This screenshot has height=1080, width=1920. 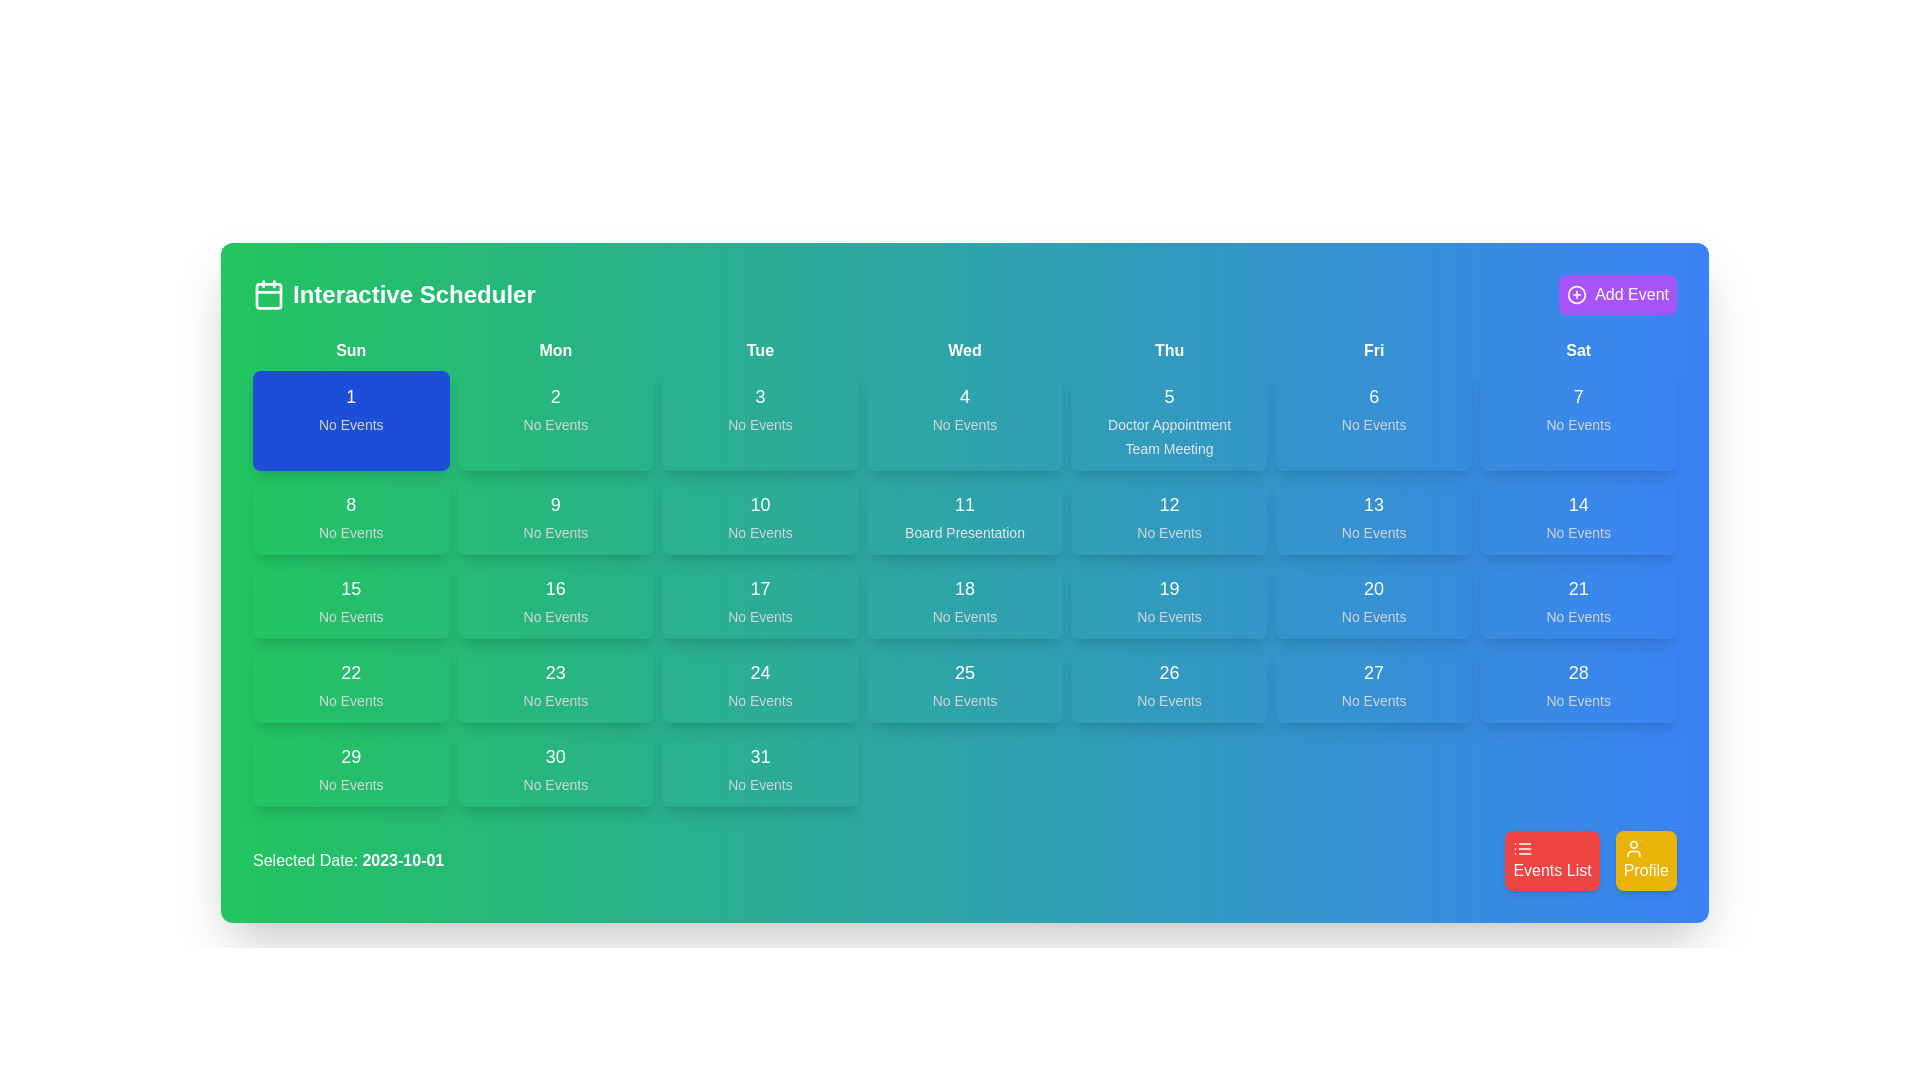 I want to click on the static text indicating no scheduled events for the date '10' under 'Tuesday' in the Interactive Scheduler, so click(x=759, y=531).